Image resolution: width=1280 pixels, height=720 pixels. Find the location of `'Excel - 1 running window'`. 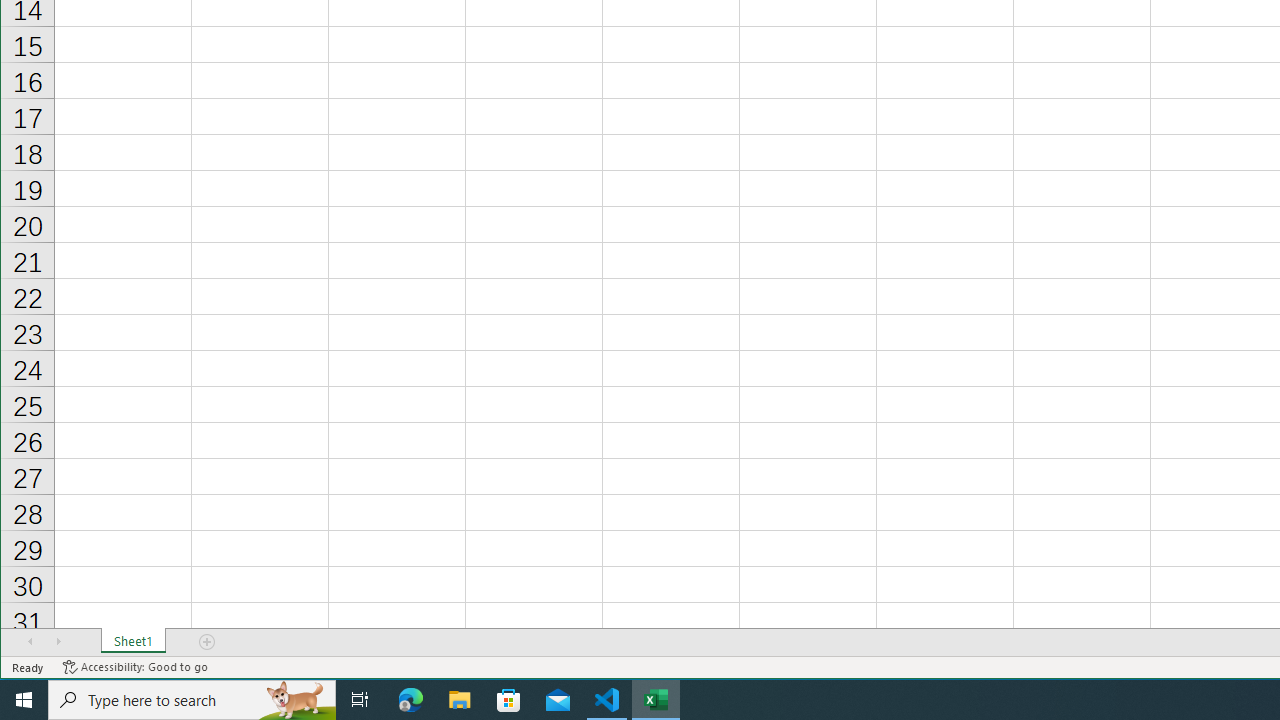

'Excel - 1 running window' is located at coordinates (656, 698).